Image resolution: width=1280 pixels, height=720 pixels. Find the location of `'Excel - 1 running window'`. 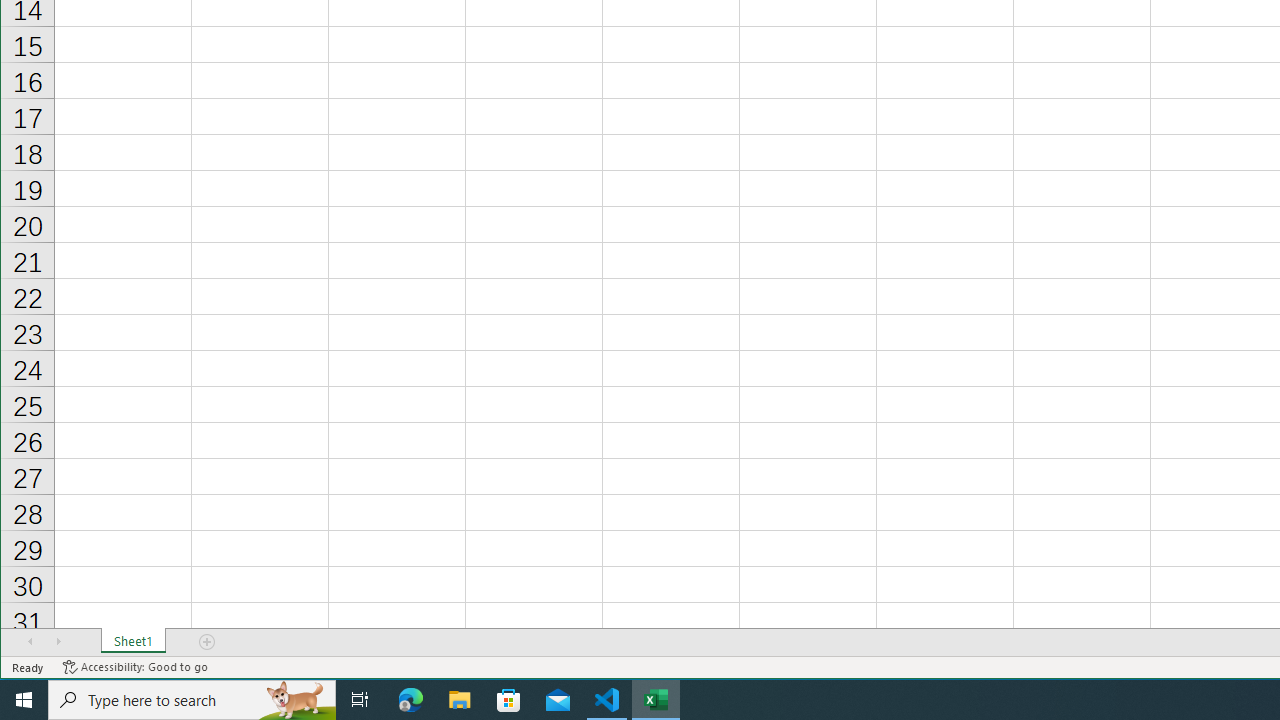

'Excel - 1 running window' is located at coordinates (656, 698).